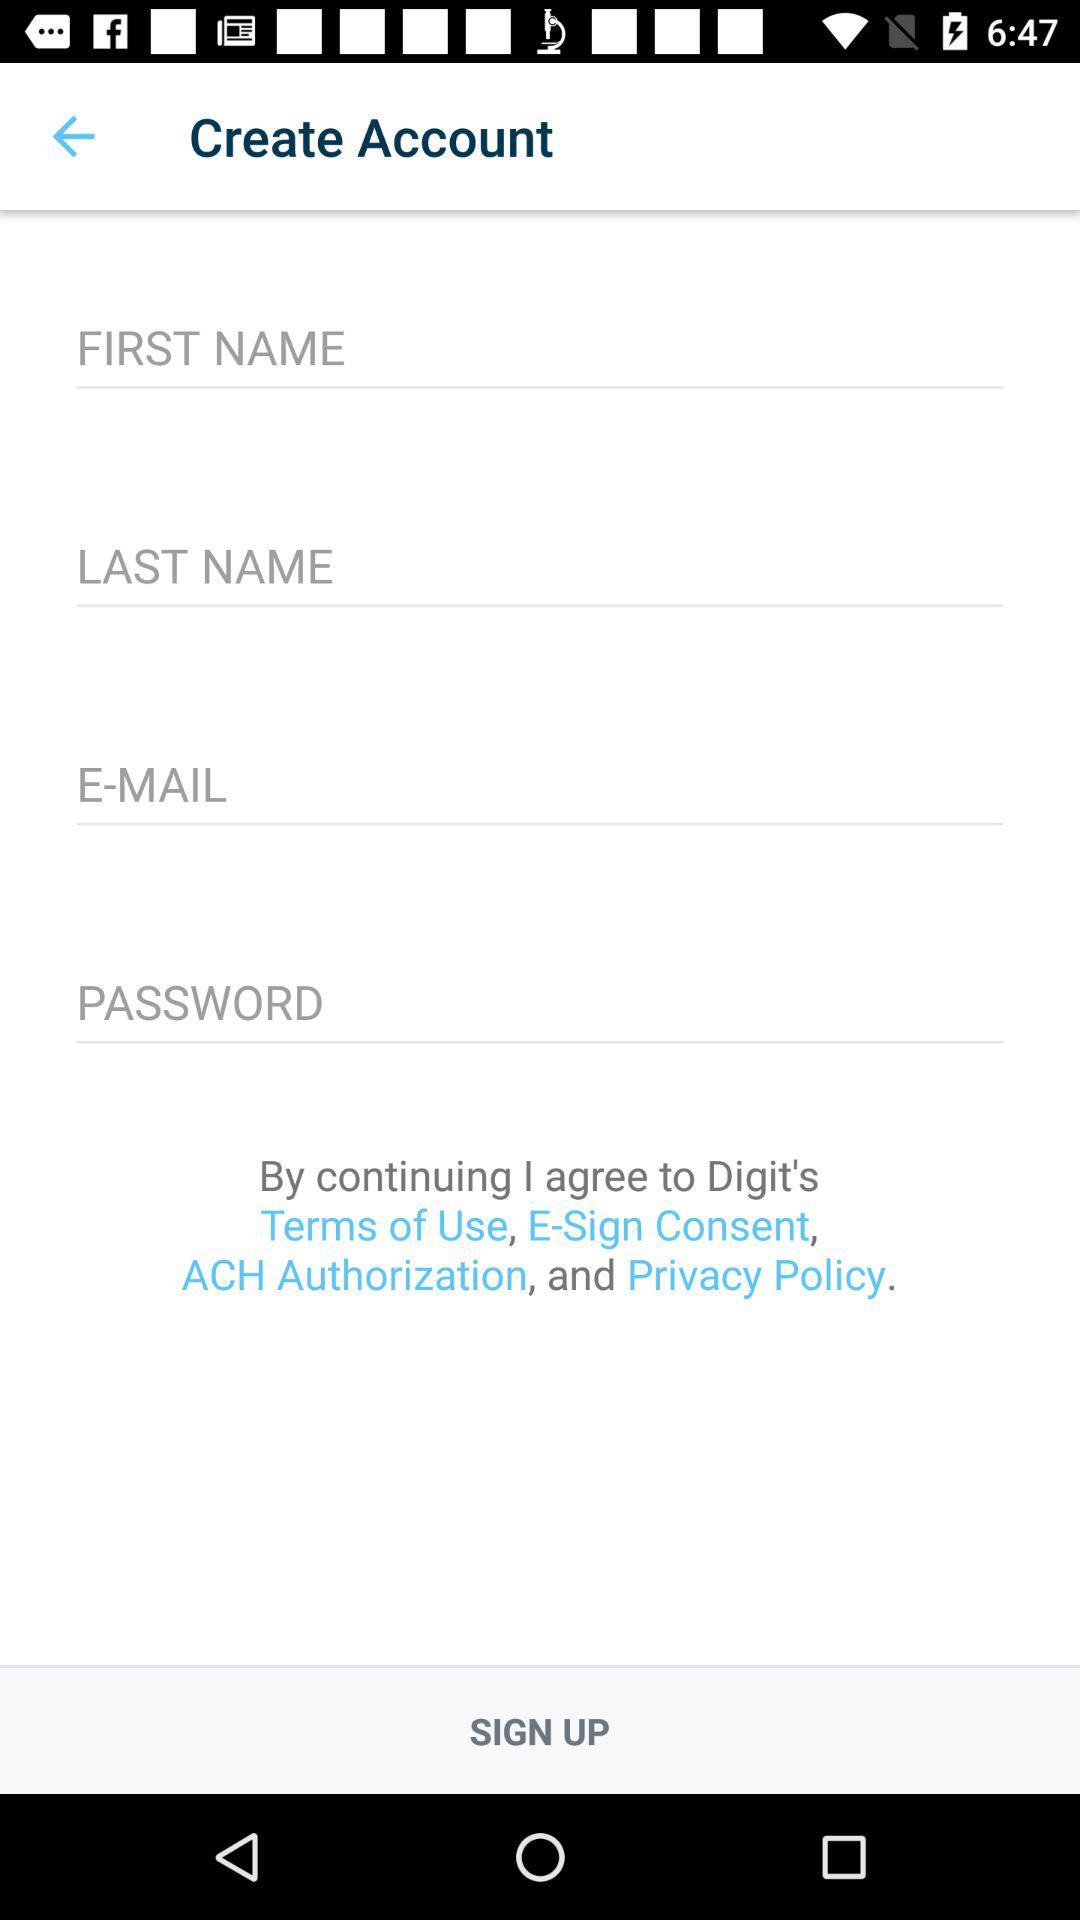 This screenshot has height=1920, width=1080. I want to click on by continuing i, so click(538, 1223).